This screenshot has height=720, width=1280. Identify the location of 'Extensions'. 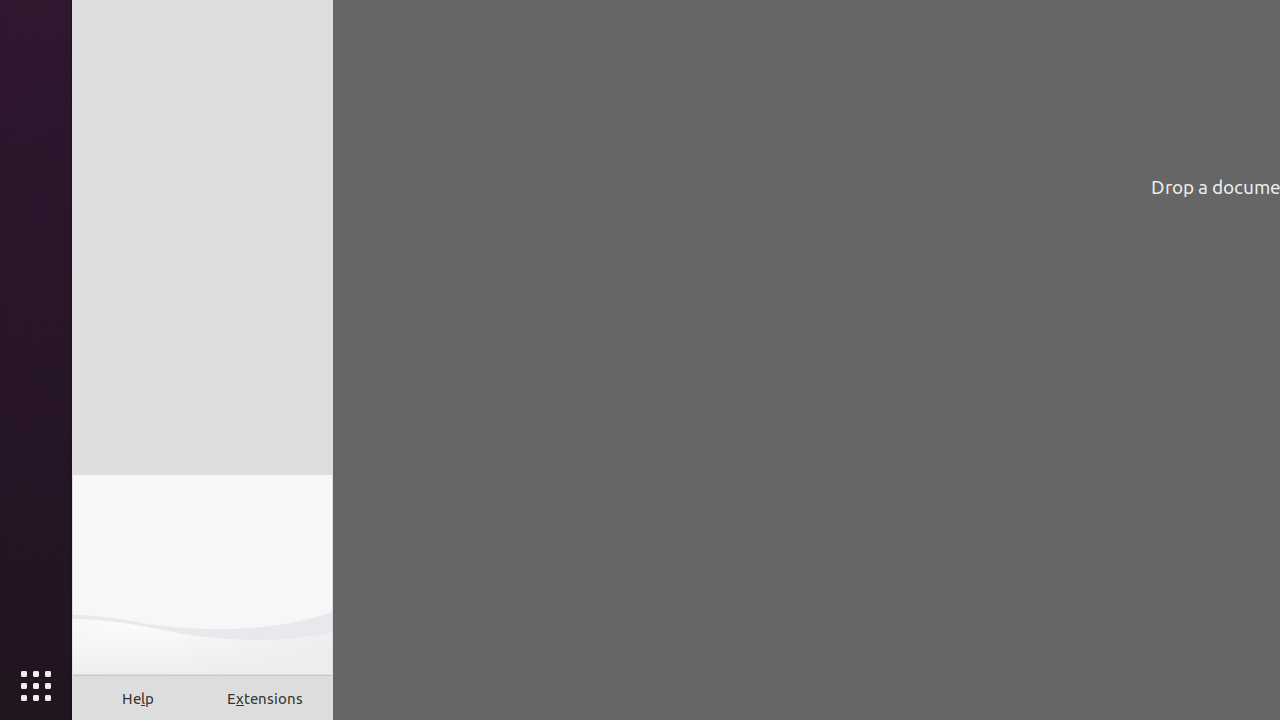
(264, 697).